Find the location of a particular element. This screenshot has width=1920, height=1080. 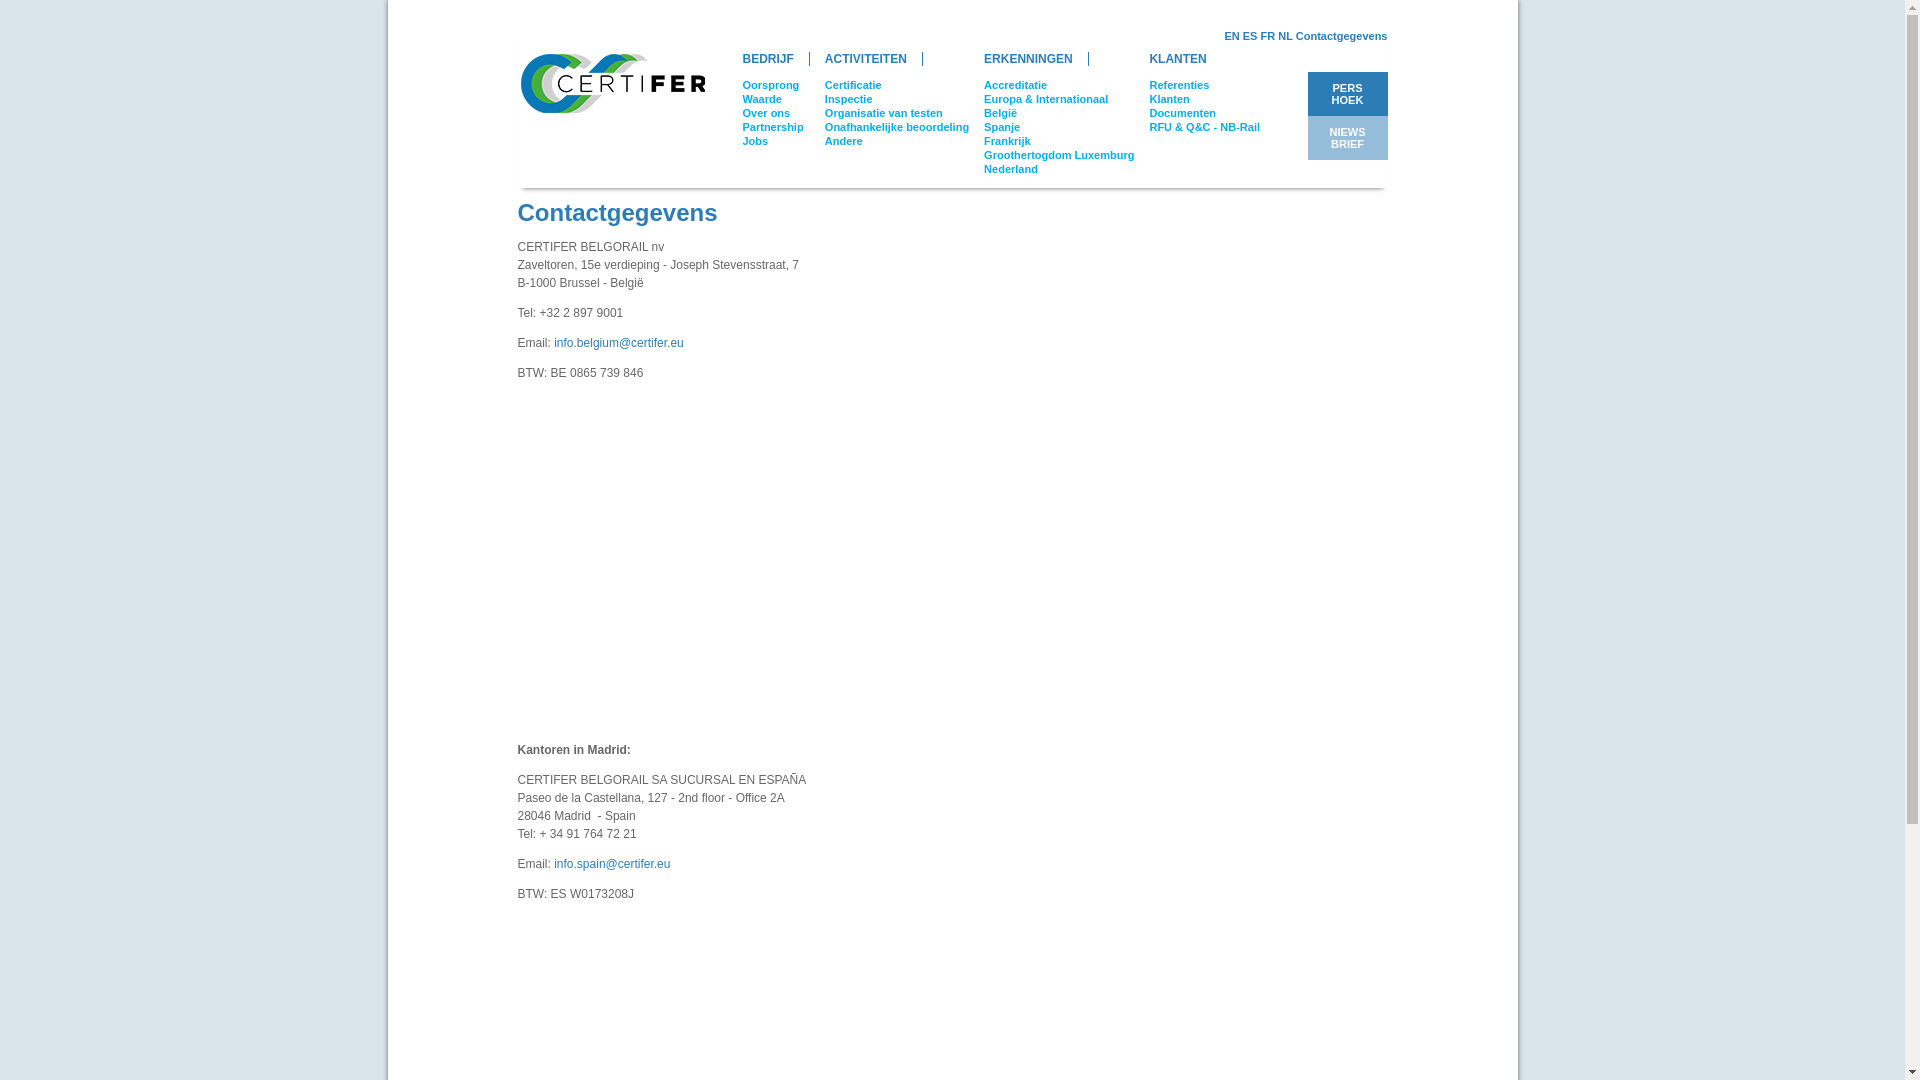

'Contactgegevens' is located at coordinates (1296, 35).